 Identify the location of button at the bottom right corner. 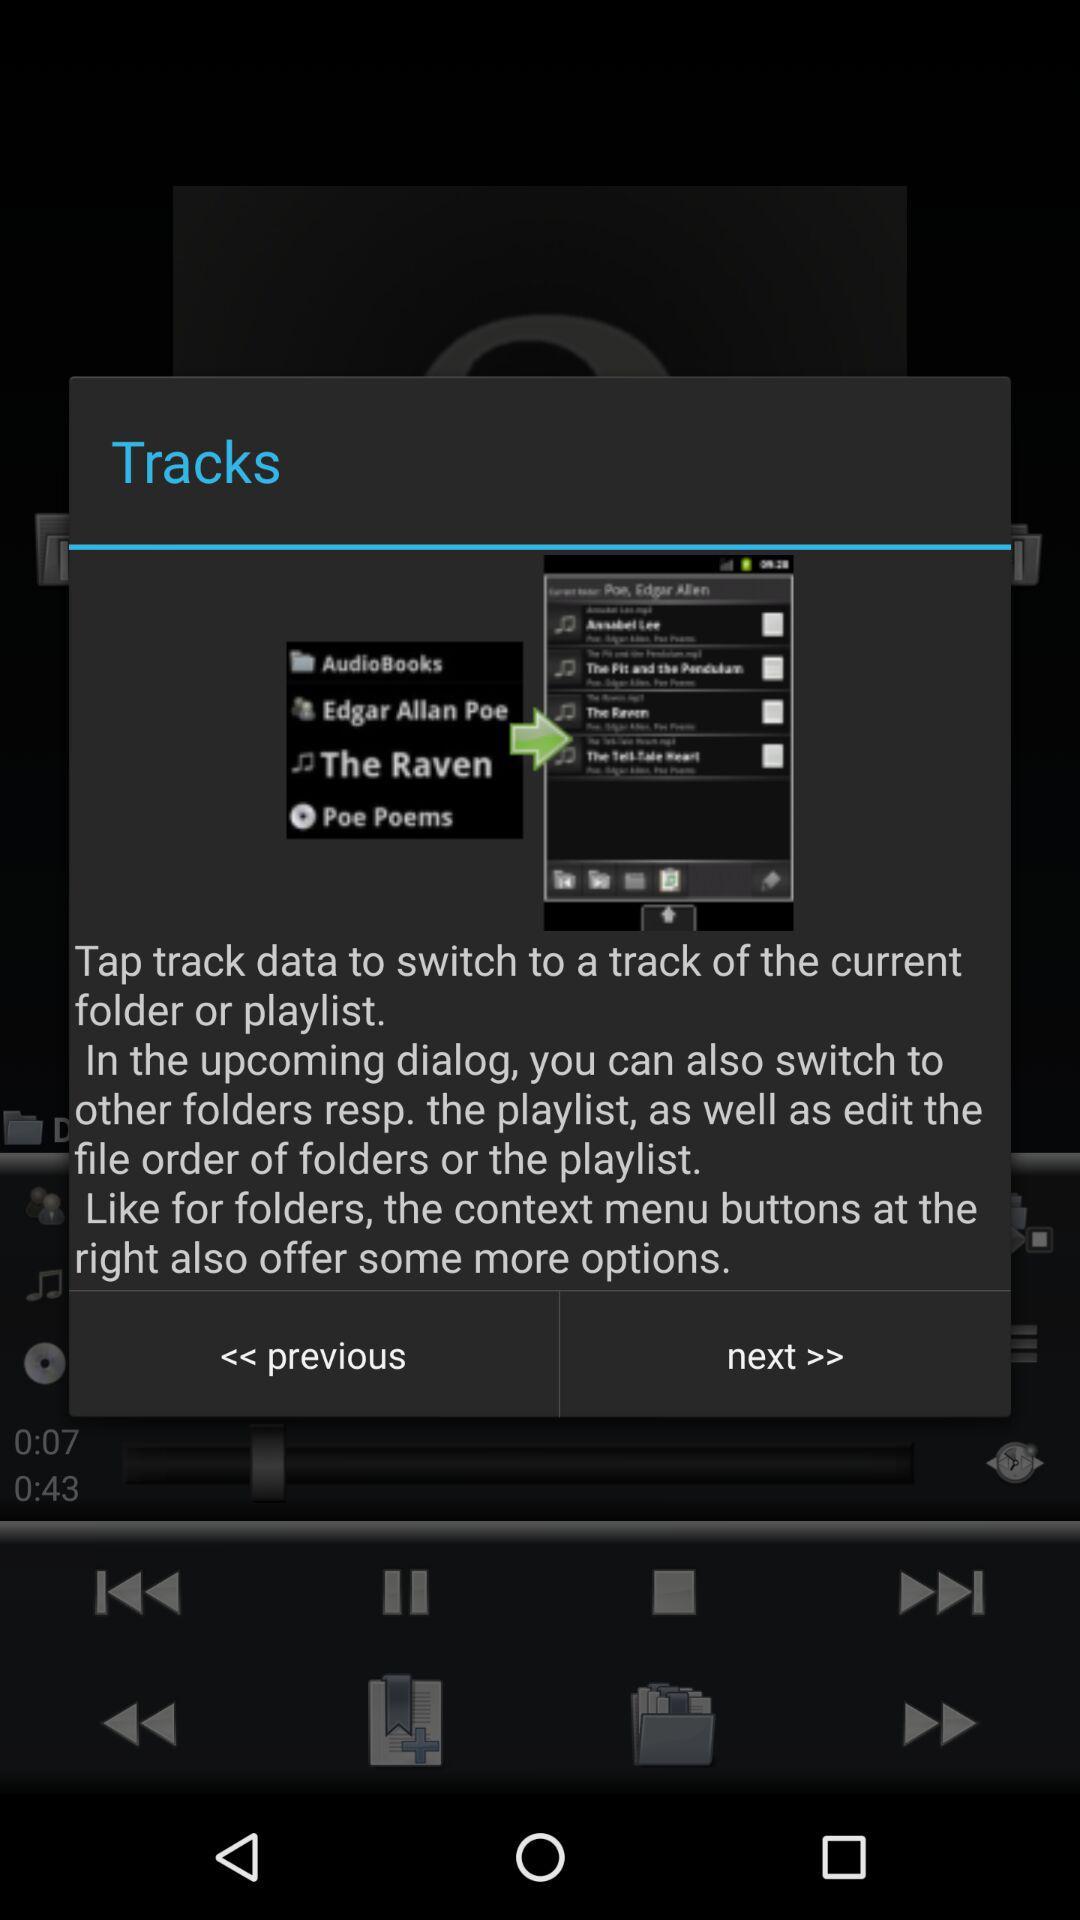
(784, 1354).